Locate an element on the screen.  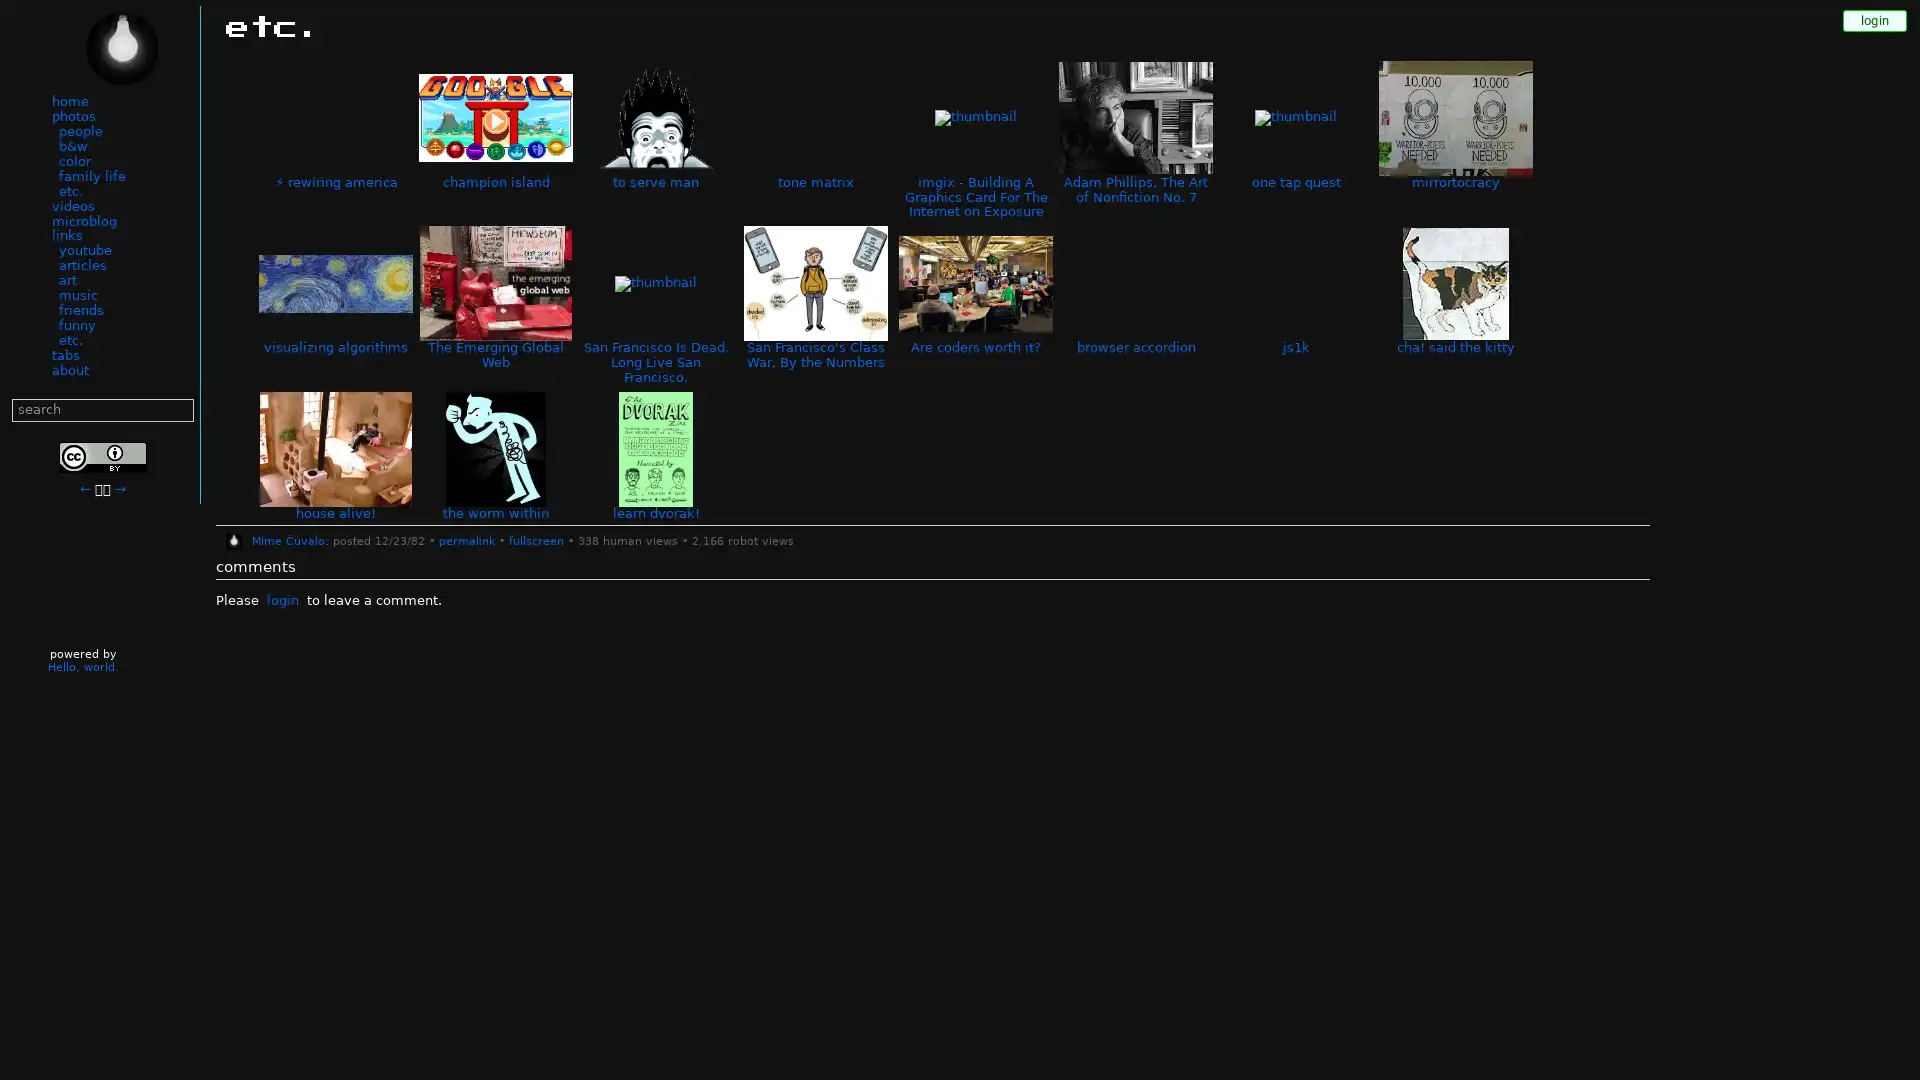
login is located at coordinates (281, 600).